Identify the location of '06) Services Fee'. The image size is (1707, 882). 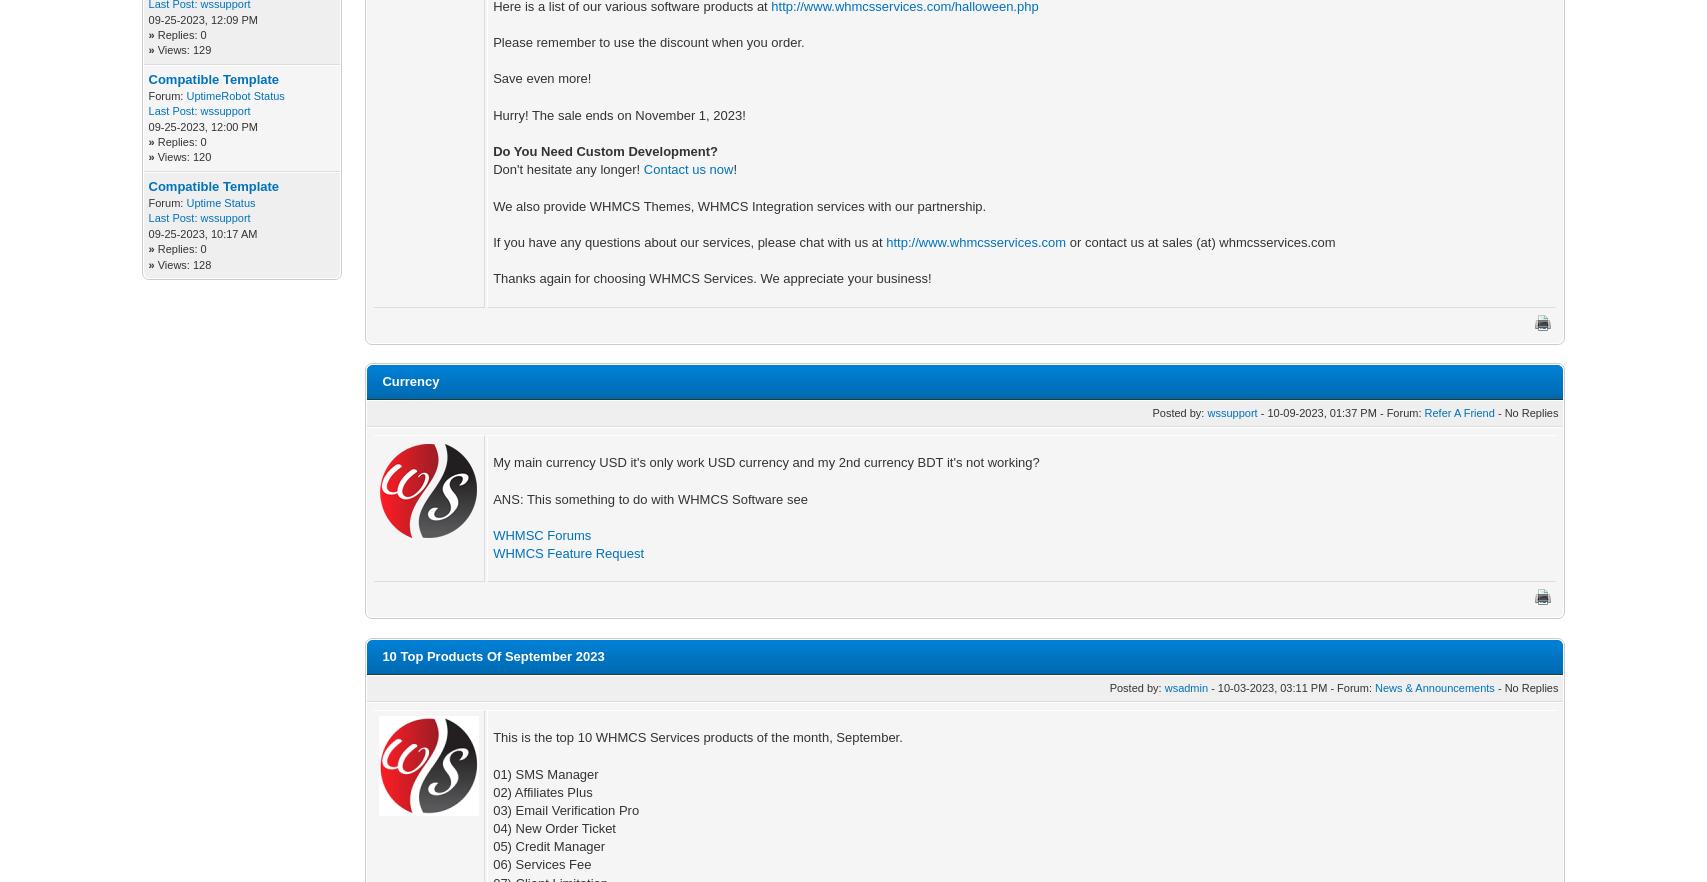
(492, 863).